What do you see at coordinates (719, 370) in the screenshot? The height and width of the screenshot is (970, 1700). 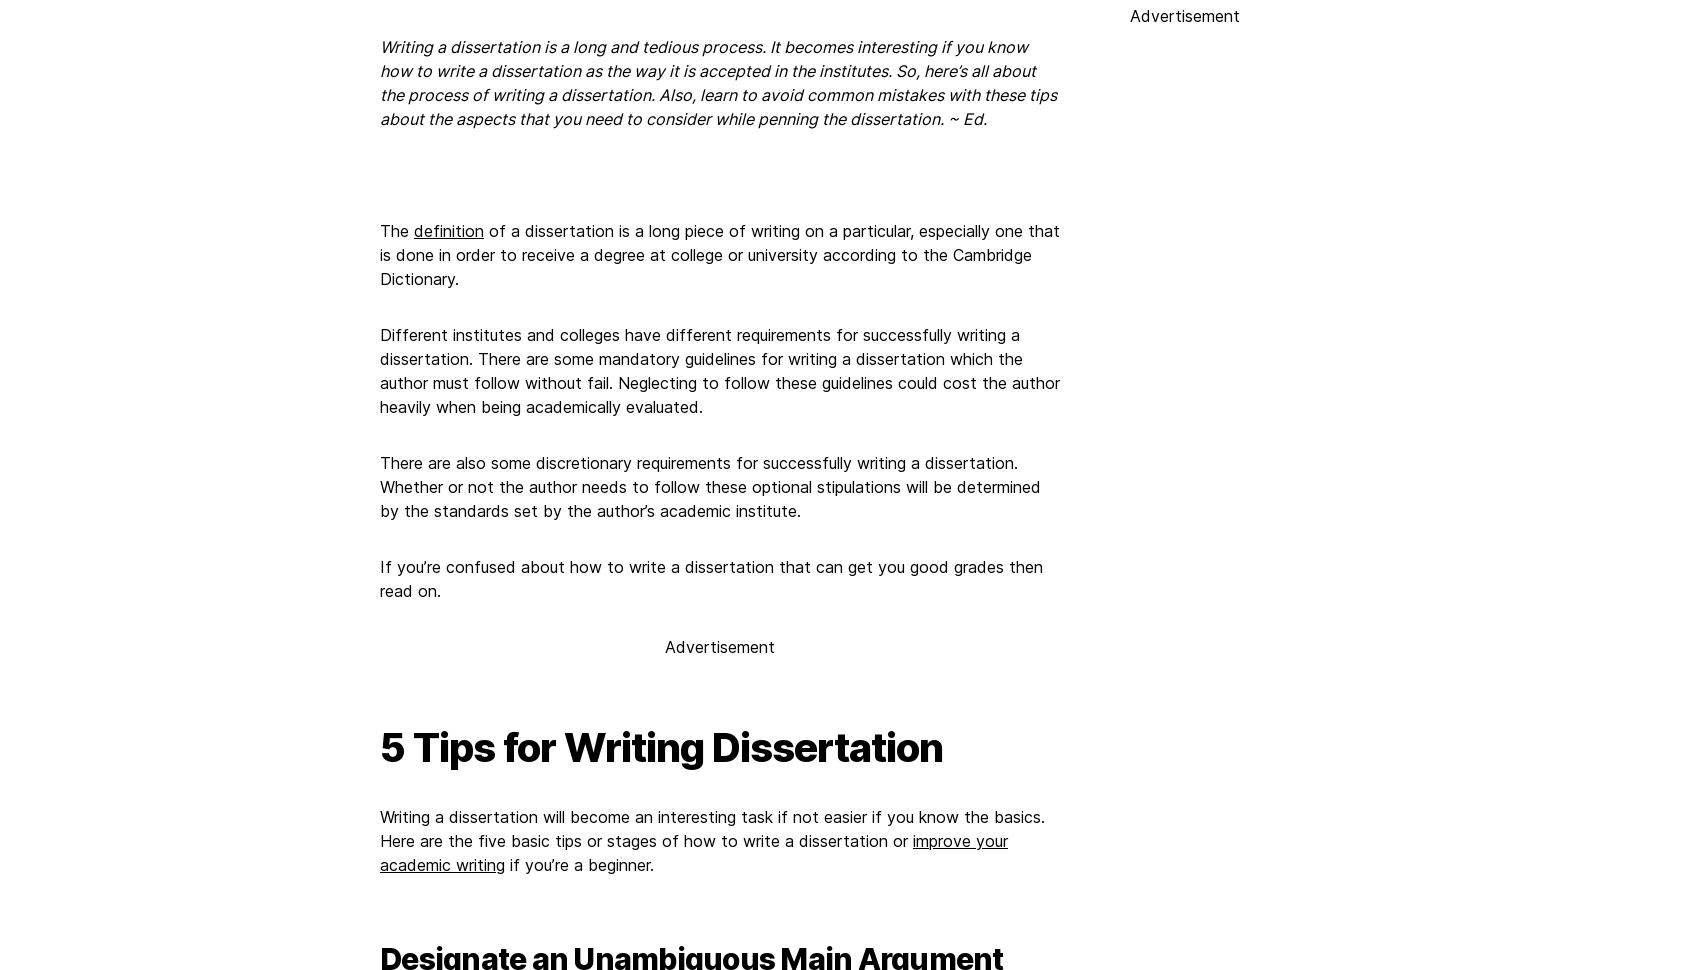 I see `'Different institutes and colleges have different requirements for successfully writing a dissertation. There are some mandatory guidelines for writing a dissertation which the author must follow without fail. Neglecting to follow these guidelines could cost the author heavily when being academically evaluated.'` at bounding box center [719, 370].